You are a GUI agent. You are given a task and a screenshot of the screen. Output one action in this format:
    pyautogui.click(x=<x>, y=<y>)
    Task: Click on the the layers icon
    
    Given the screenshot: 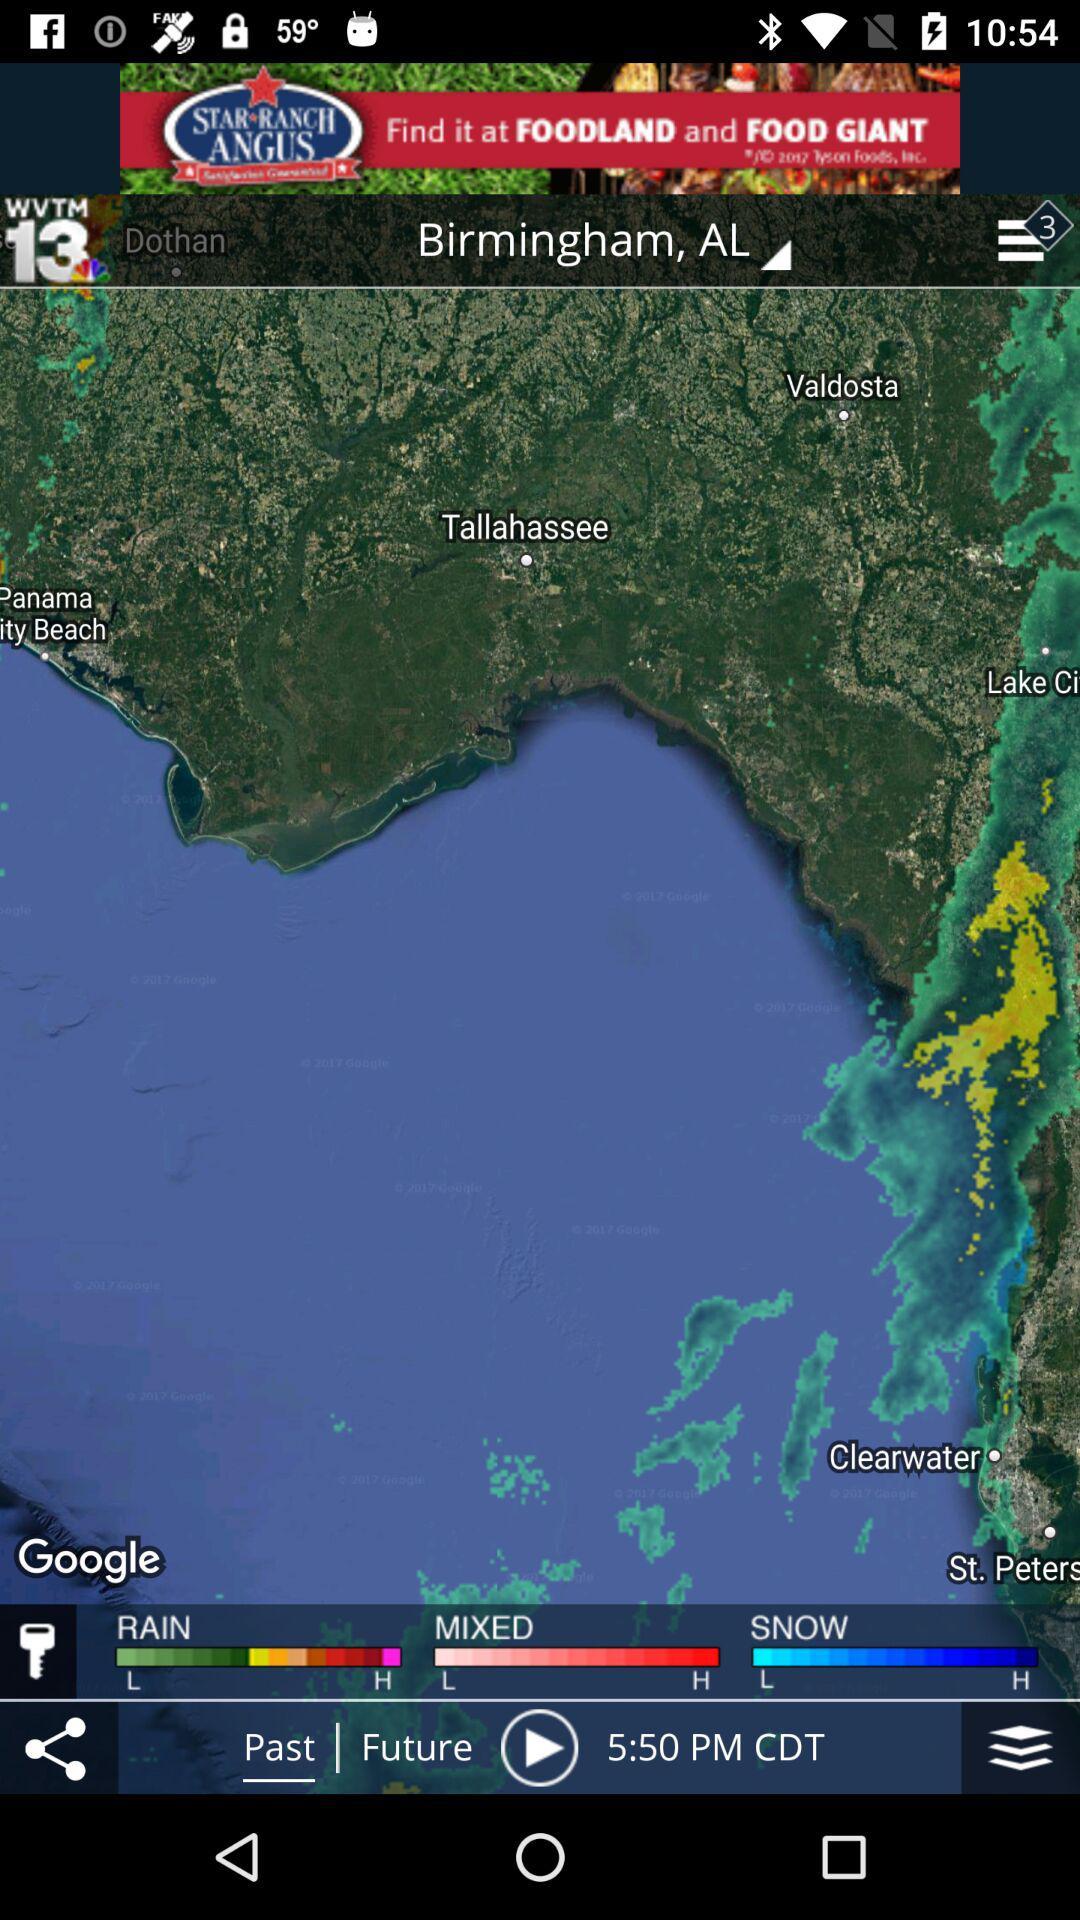 What is the action you would take?
    pyautogui.click(x=1020, y=1746)
    